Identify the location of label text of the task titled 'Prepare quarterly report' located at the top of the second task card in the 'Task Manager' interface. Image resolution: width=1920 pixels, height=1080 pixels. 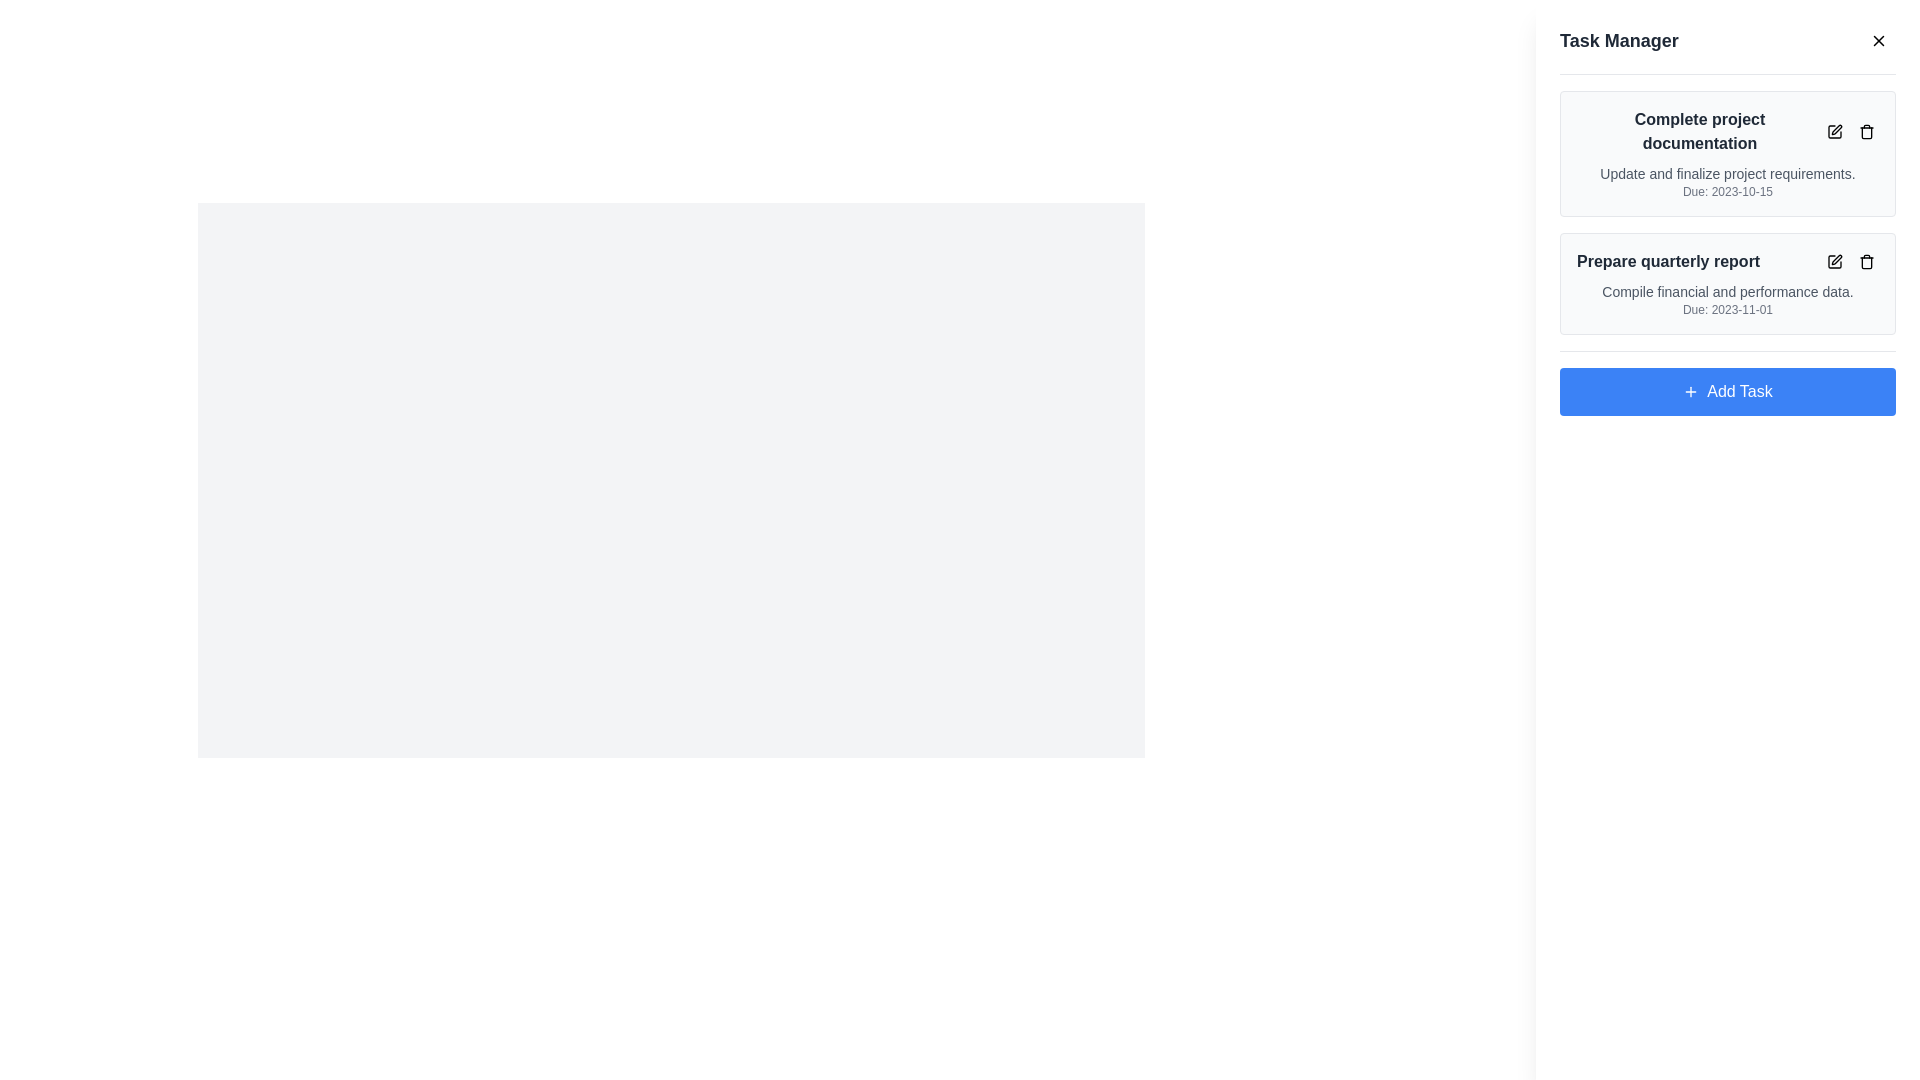
(1727, 261).